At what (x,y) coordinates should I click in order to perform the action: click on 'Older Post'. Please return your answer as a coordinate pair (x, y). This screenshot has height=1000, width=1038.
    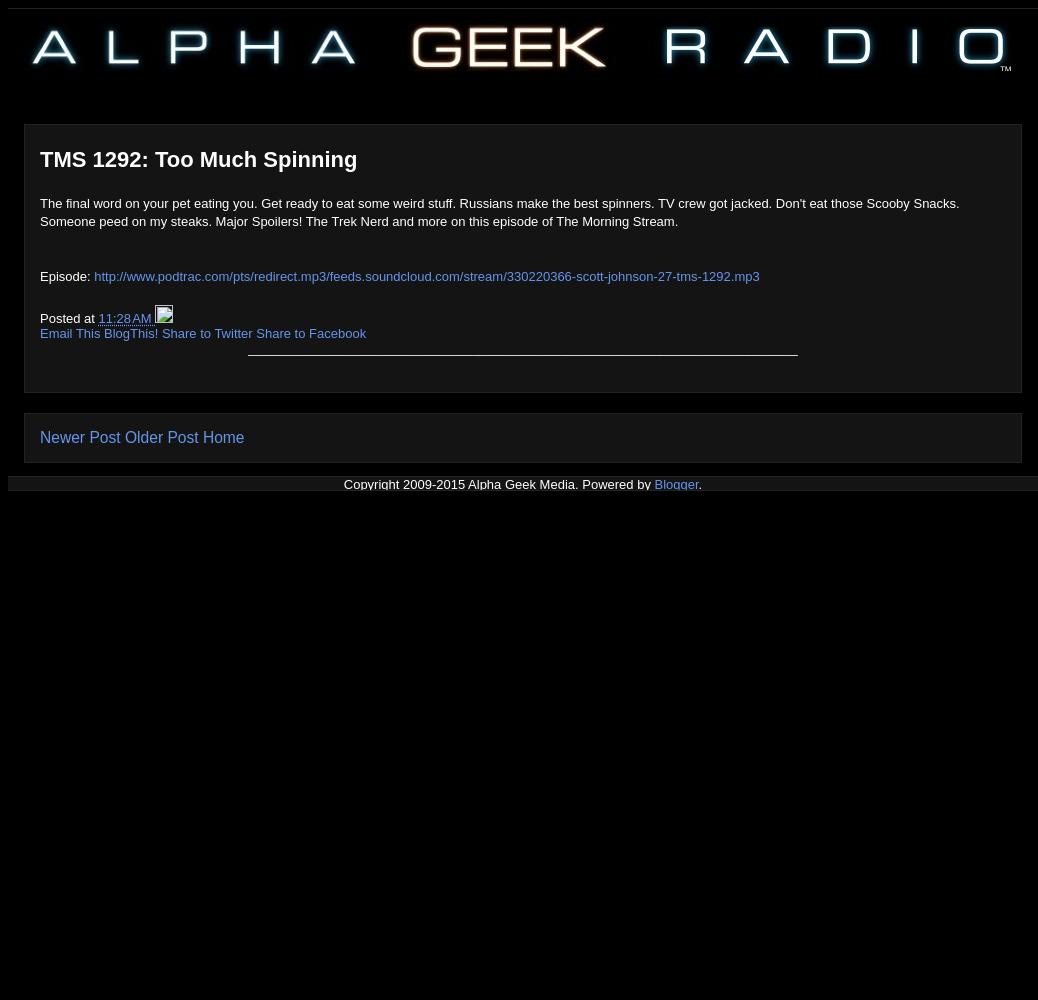
    Looking at the image, I should click on (161, 437).